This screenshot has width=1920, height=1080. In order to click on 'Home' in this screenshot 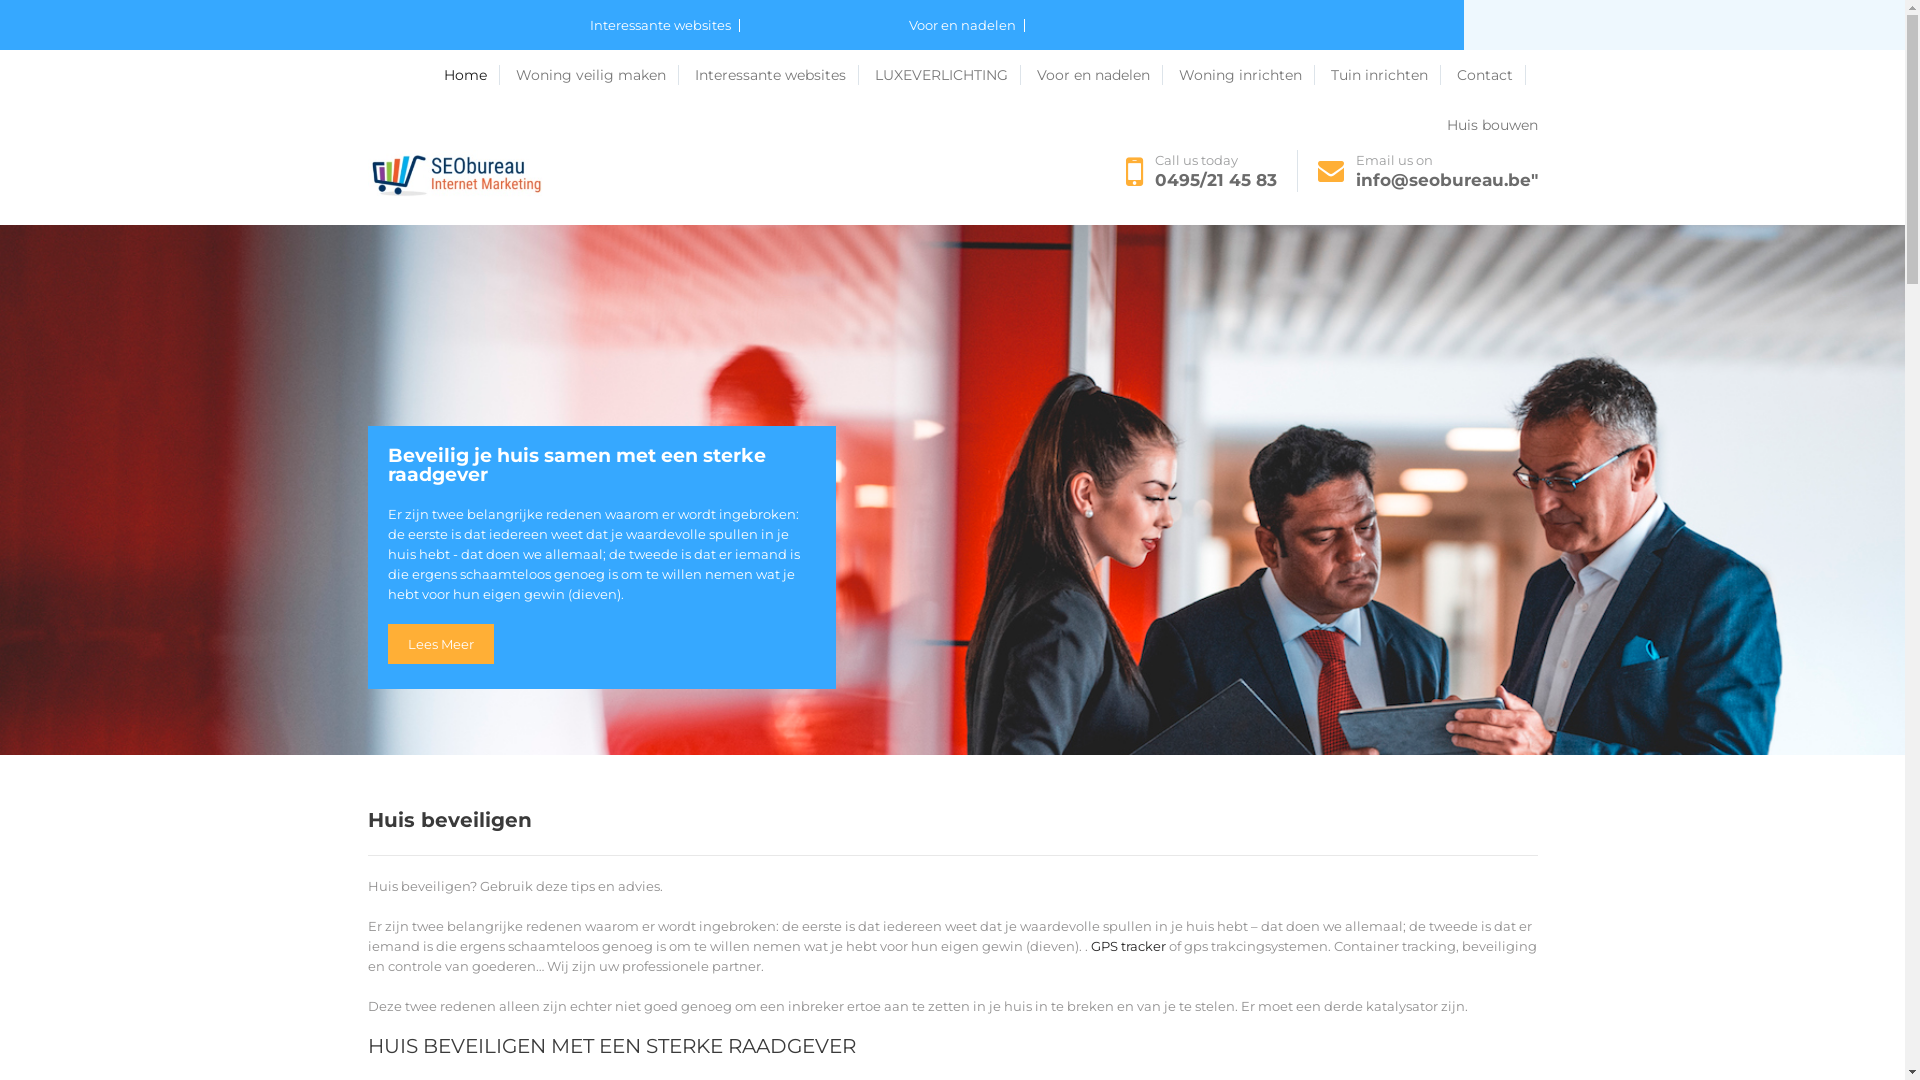, I will do `click(393, 74)`.